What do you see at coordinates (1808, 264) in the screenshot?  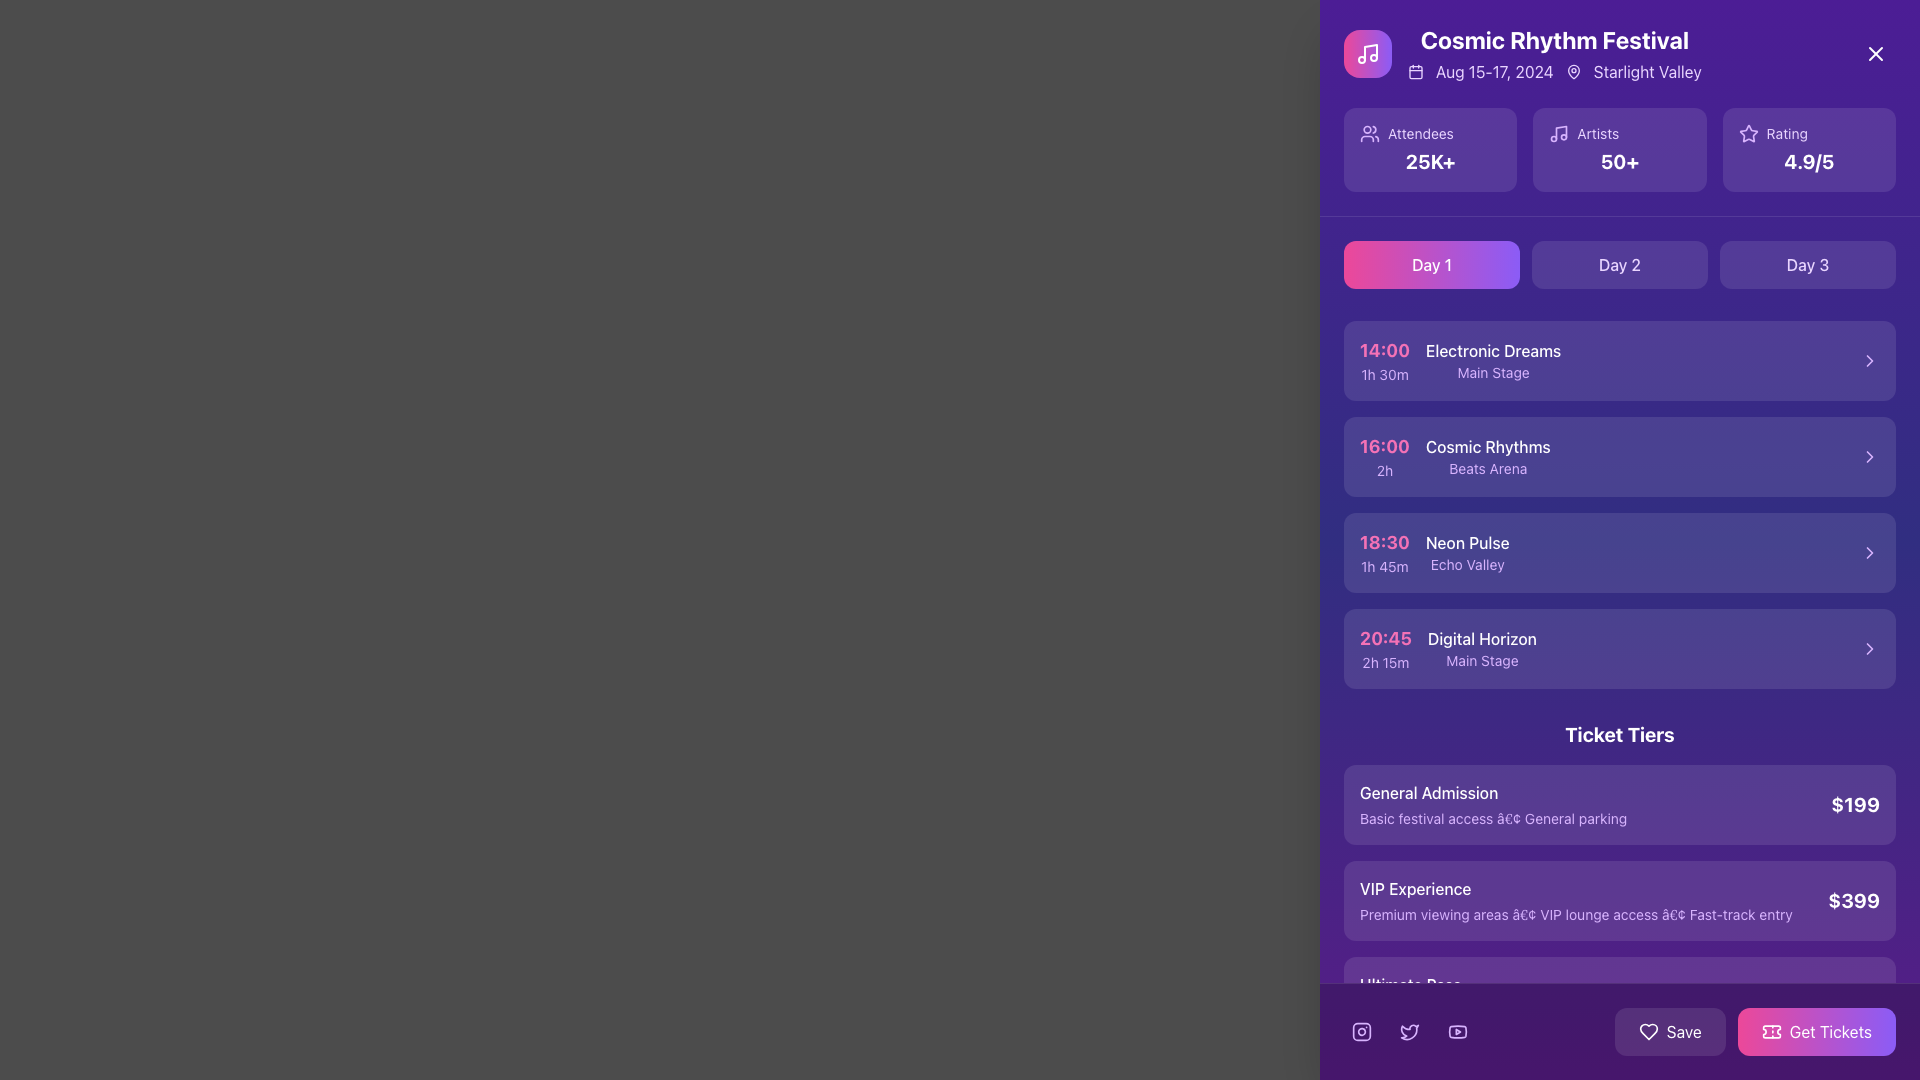 I see `the 'Day 3' tab in the navigation menu` at bounding box center [1808, 264].